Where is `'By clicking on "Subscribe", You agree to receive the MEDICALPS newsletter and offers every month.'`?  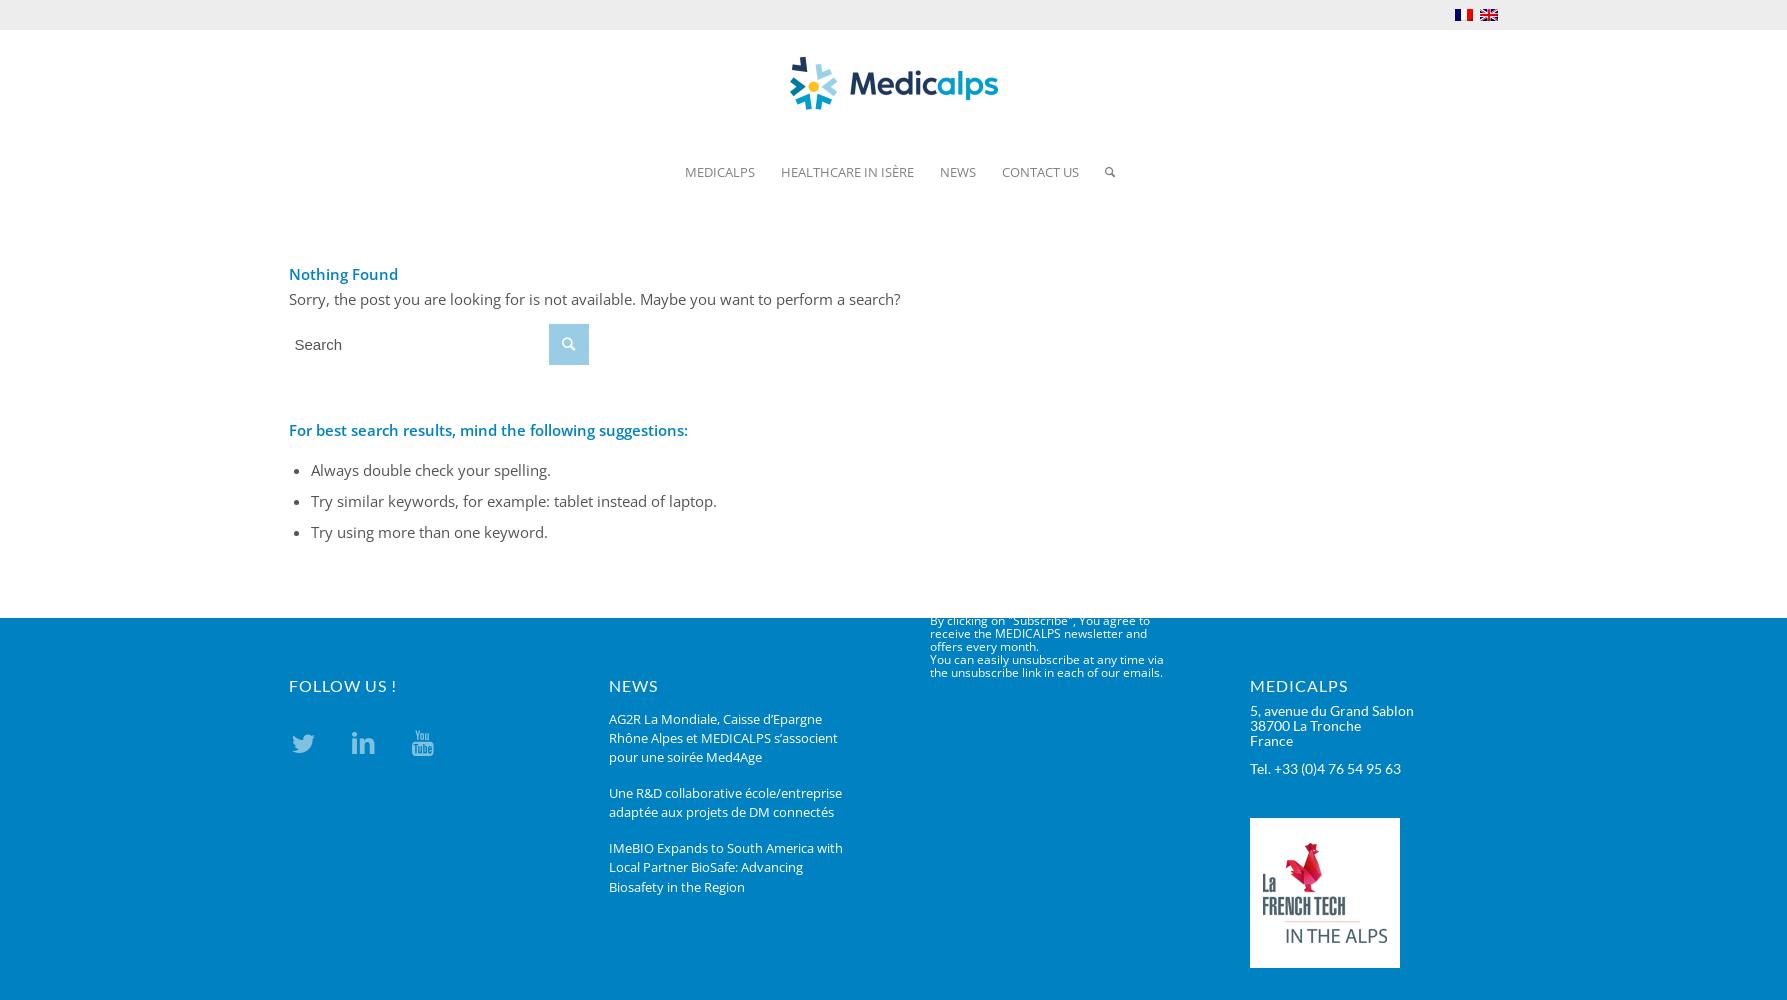 'By clicking on "Subscribe", You agree to receive the MEDICALPS newsletter and offers every month.' is located at coordinates (1037, 633).